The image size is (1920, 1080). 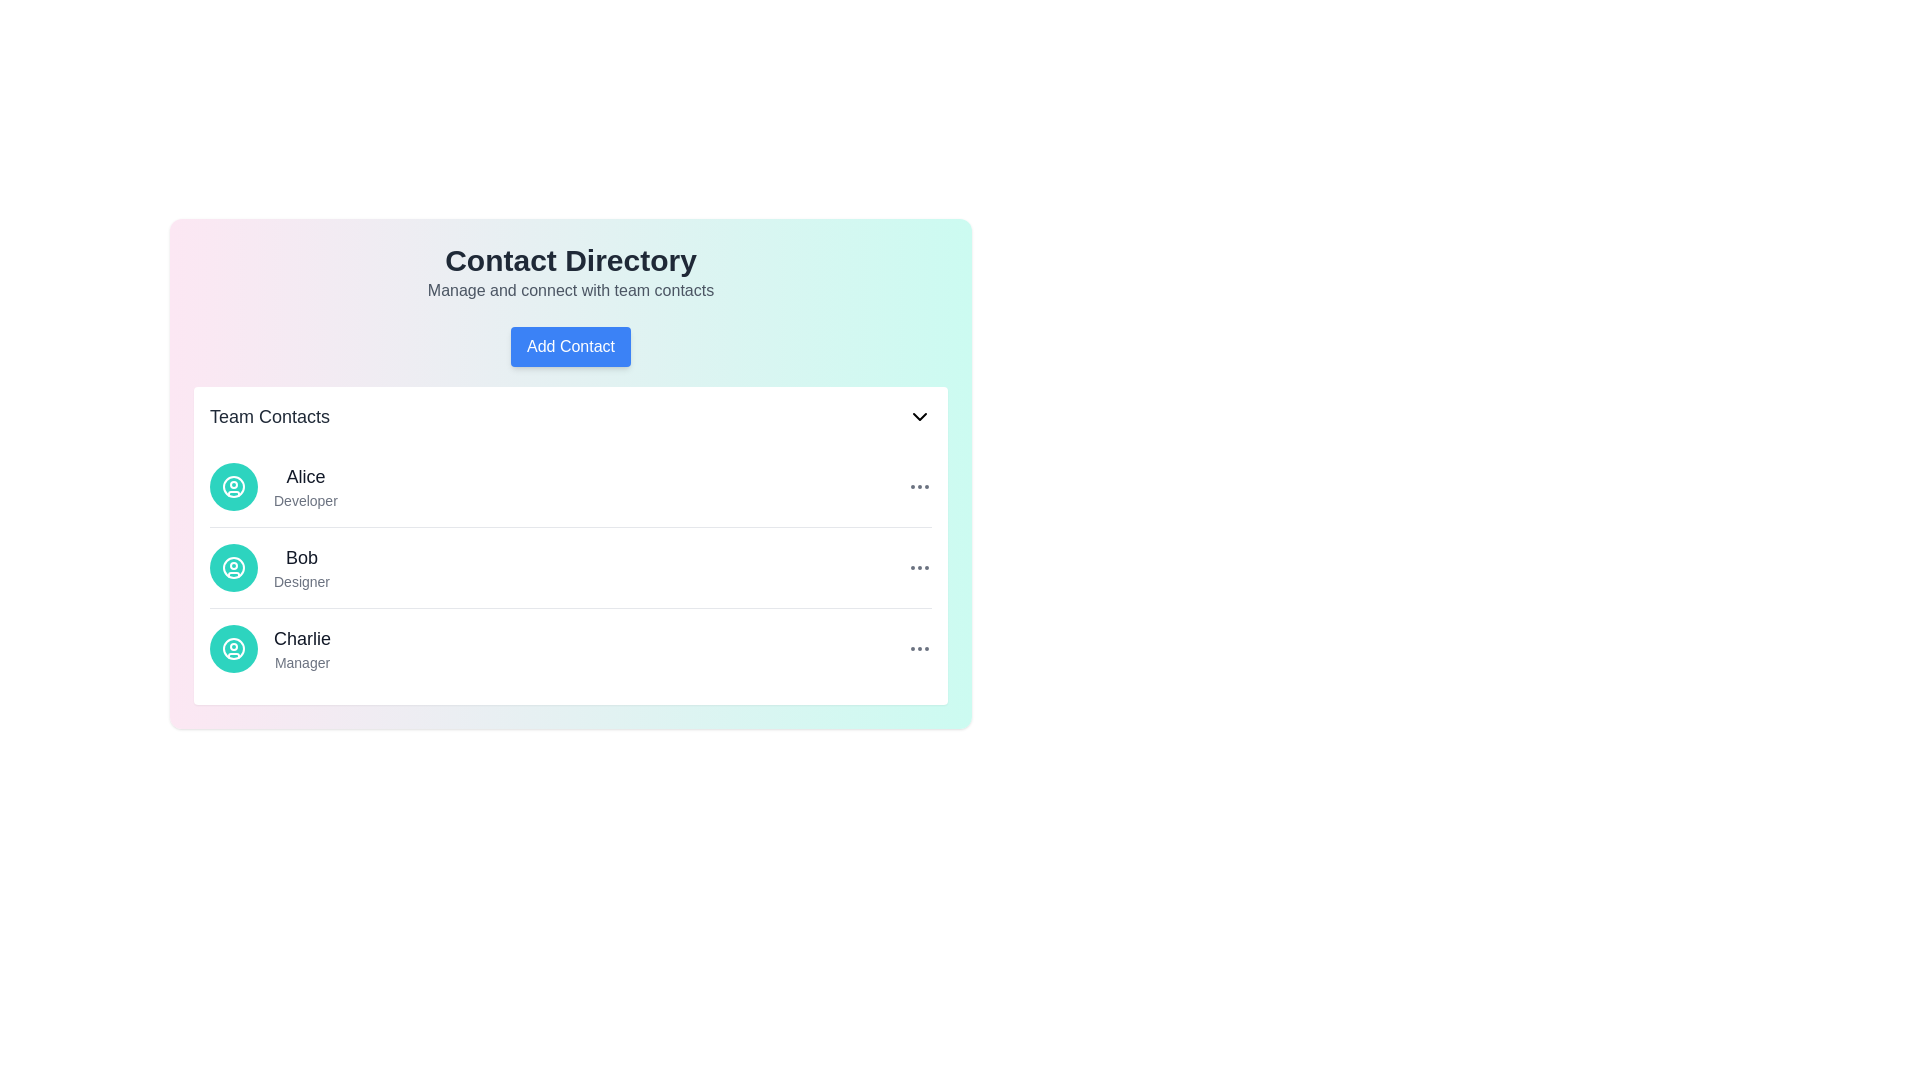 I want to click on the Text element displaying 'Bob - Designer', which is the second entry in a vertical list of team contacts, so click(x=301, y=567).